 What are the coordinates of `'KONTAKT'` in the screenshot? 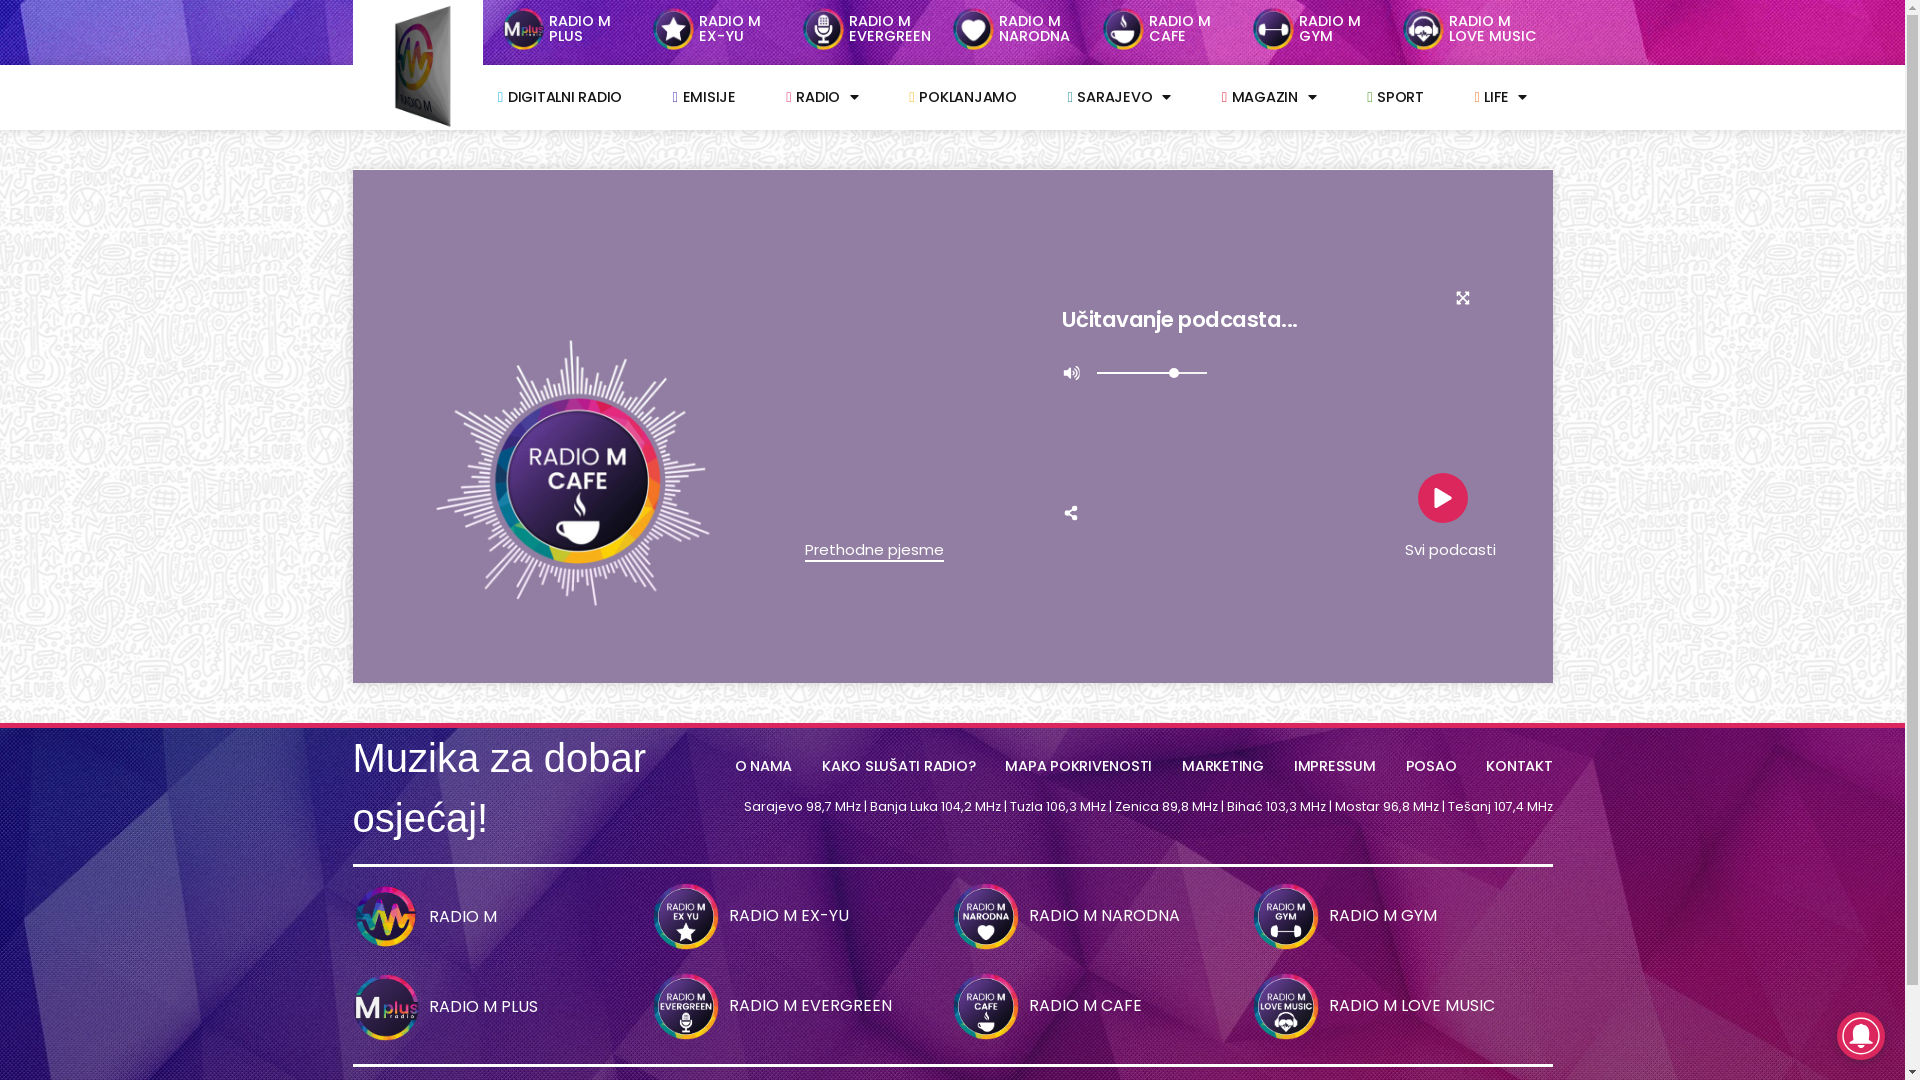 It's located at (1518, 765).